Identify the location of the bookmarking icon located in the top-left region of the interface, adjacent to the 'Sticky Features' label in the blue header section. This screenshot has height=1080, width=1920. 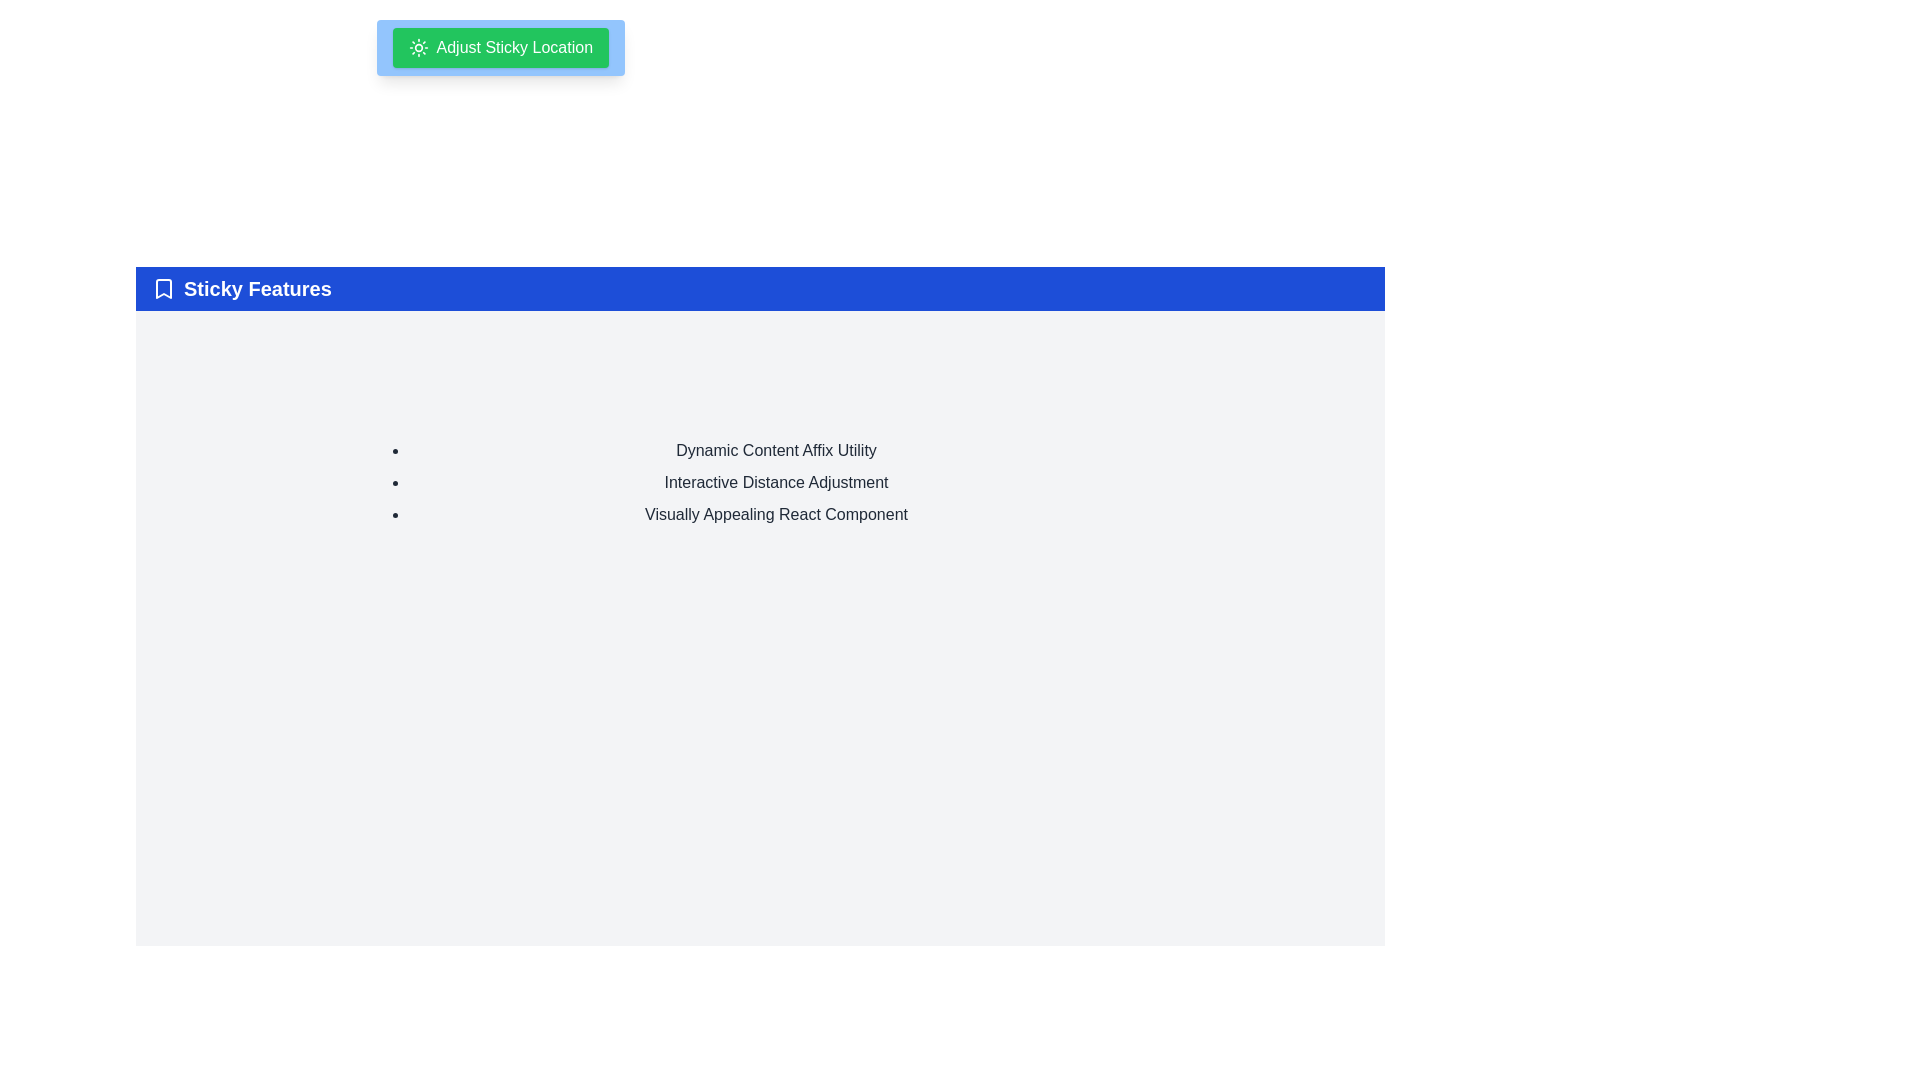
(163, 289).